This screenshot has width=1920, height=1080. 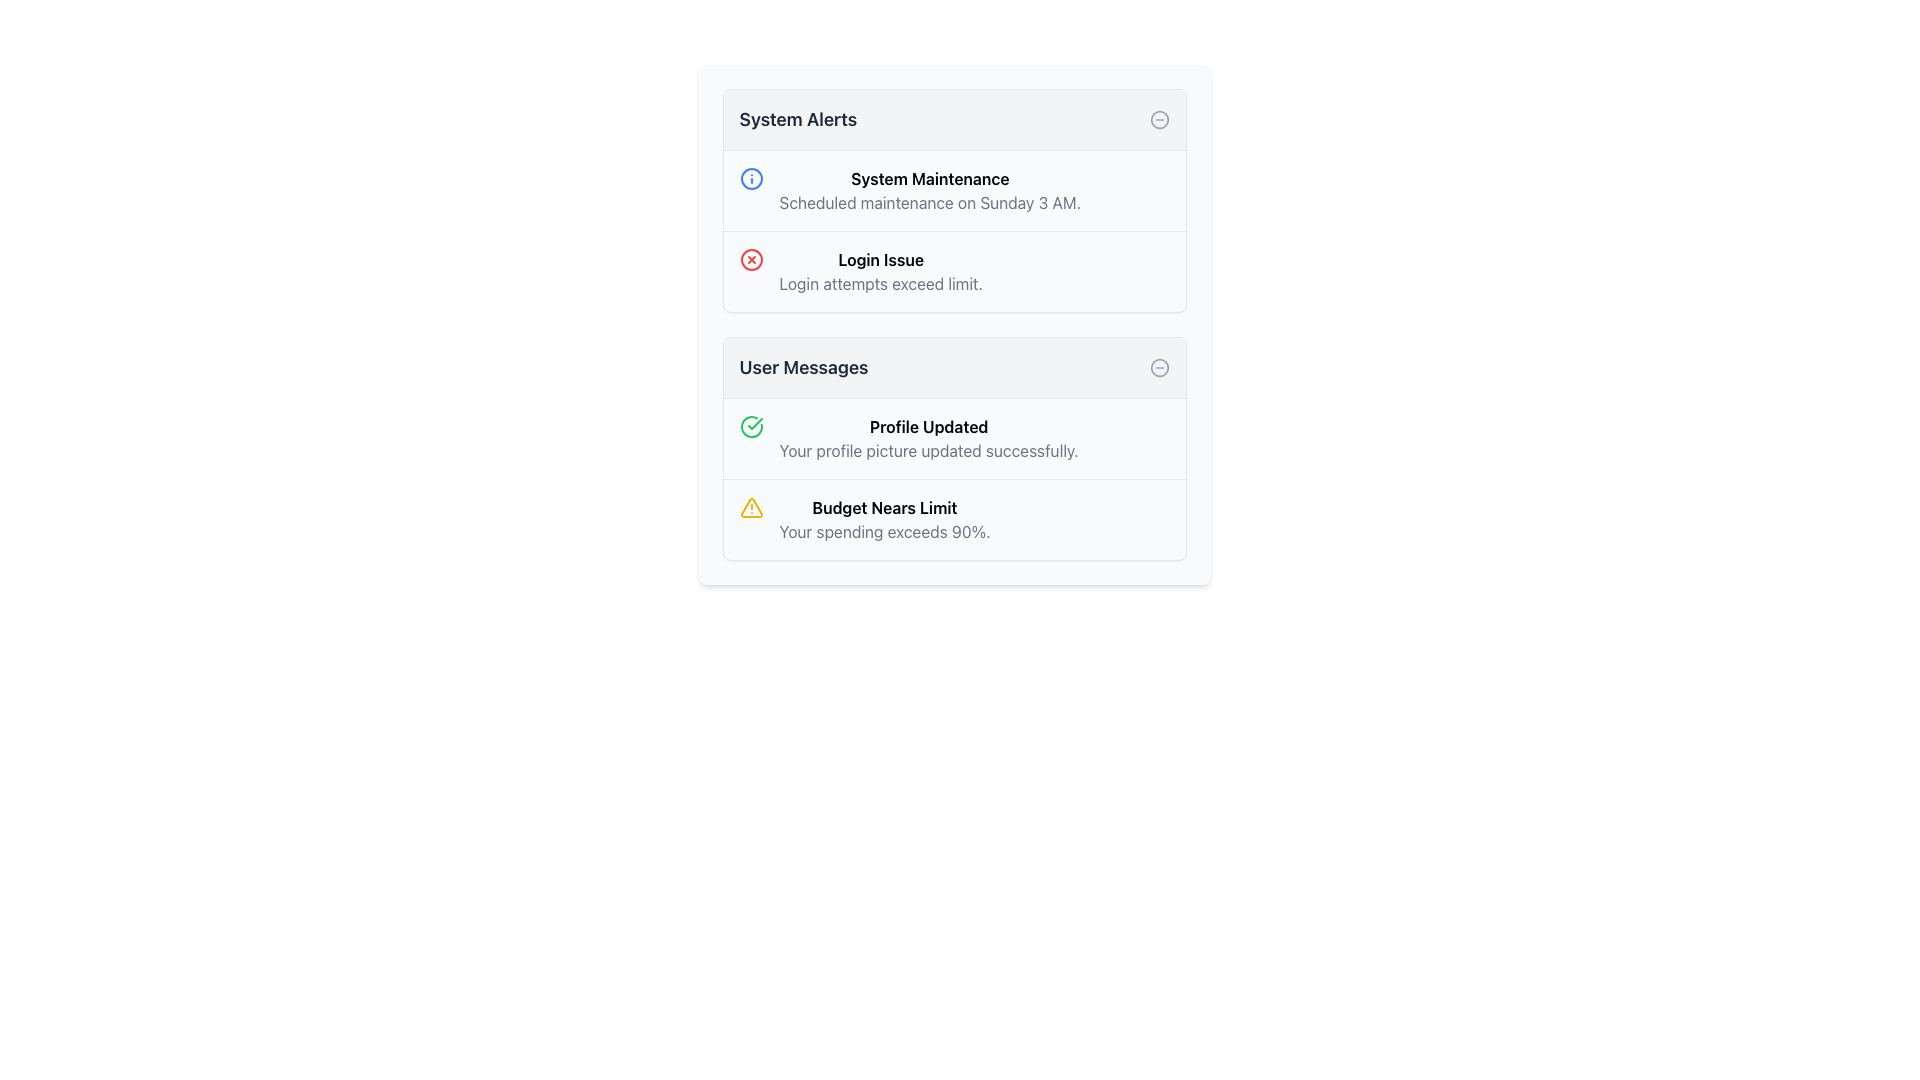 I want to click on the text label that reads 'Your profile picture updated successfully.' which is located in the 'User Messages' section under the heading 'Profile Updated.', so click(x=928, y=451).